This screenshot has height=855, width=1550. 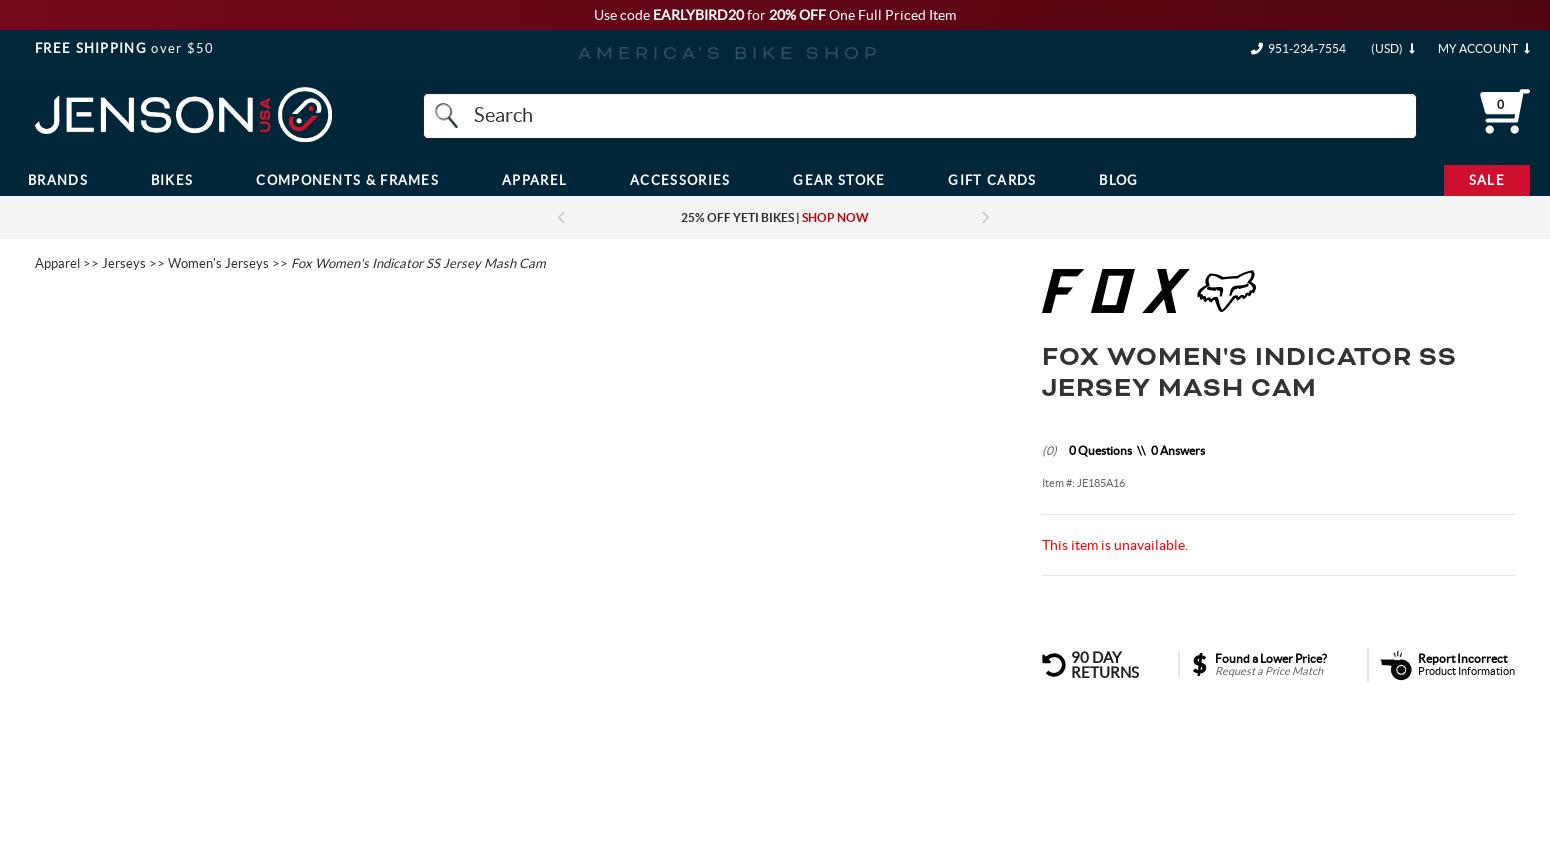 I want to click on 'for', so click(x=756, y=14).